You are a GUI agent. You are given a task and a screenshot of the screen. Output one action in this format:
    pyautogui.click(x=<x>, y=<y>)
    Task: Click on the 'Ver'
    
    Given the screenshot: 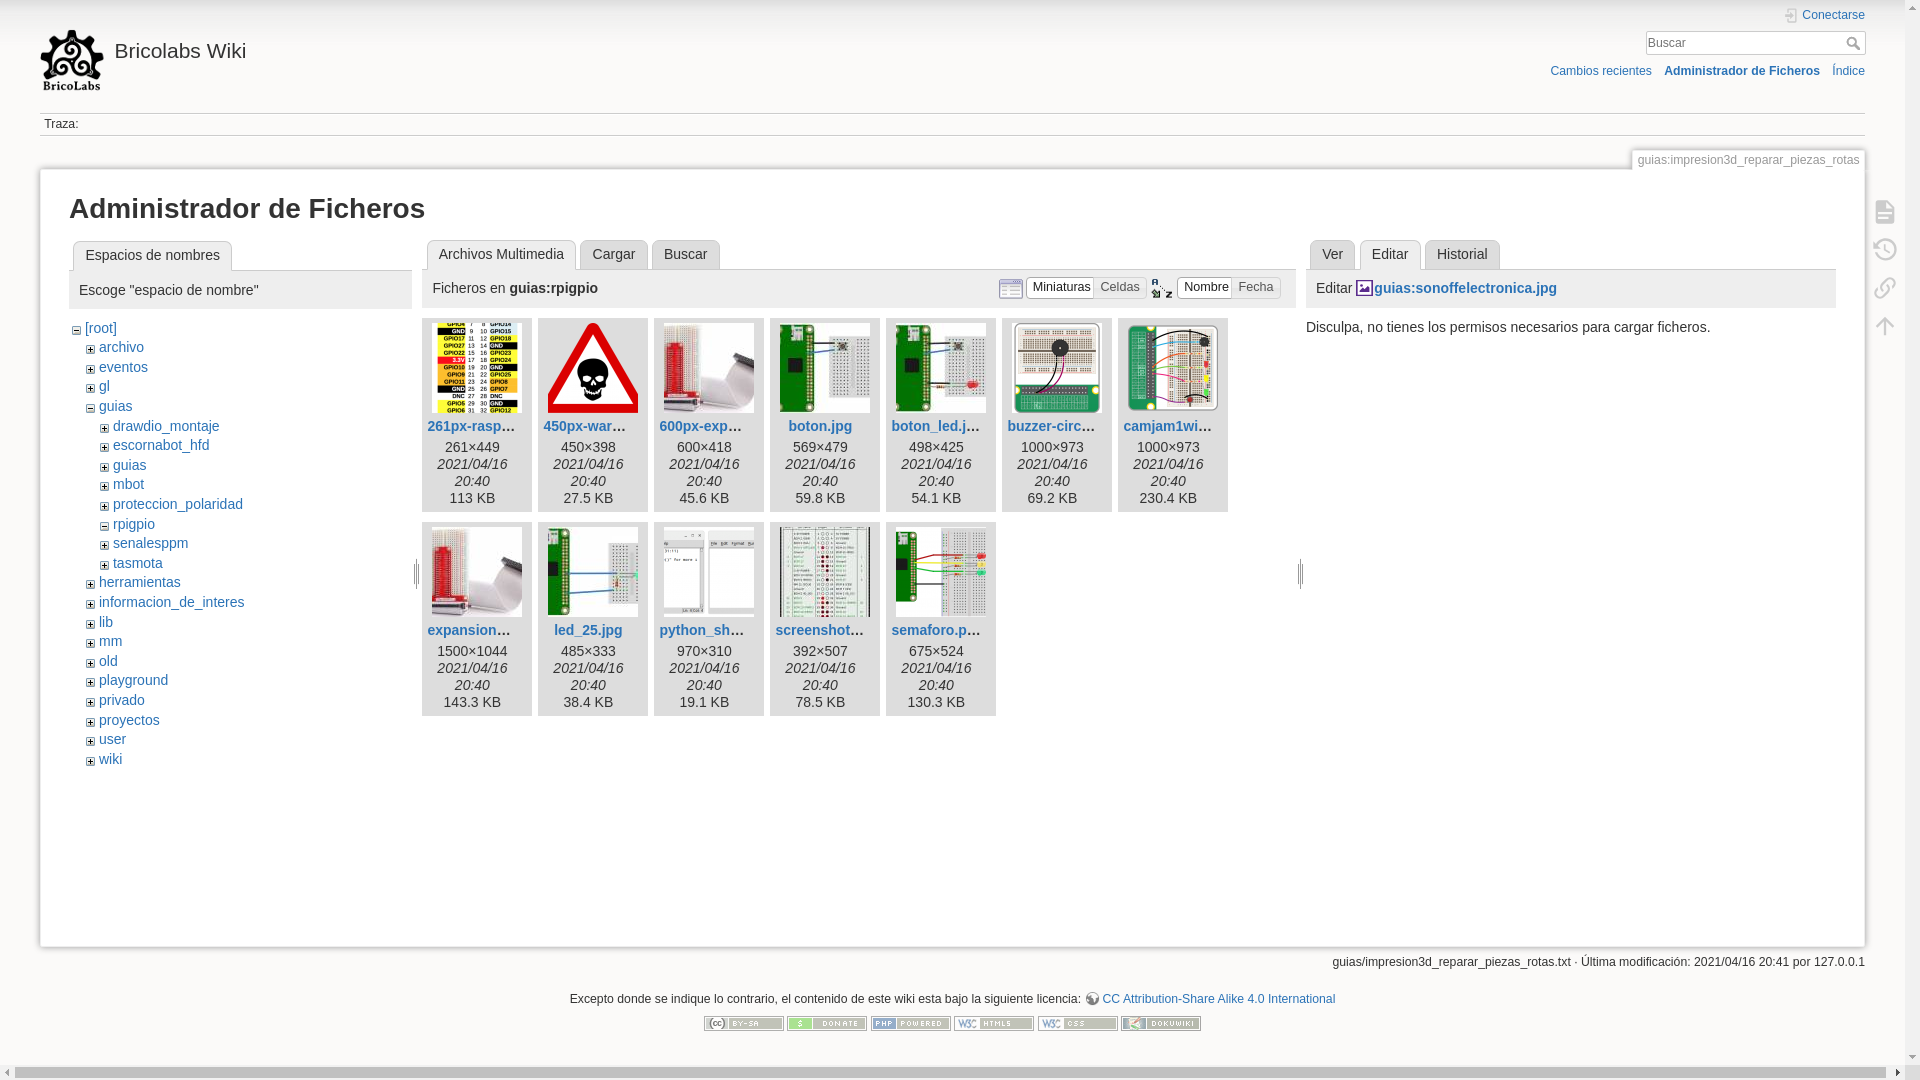 What is the action you would take?
    pyautogui.click(x=1332, y=253)
    